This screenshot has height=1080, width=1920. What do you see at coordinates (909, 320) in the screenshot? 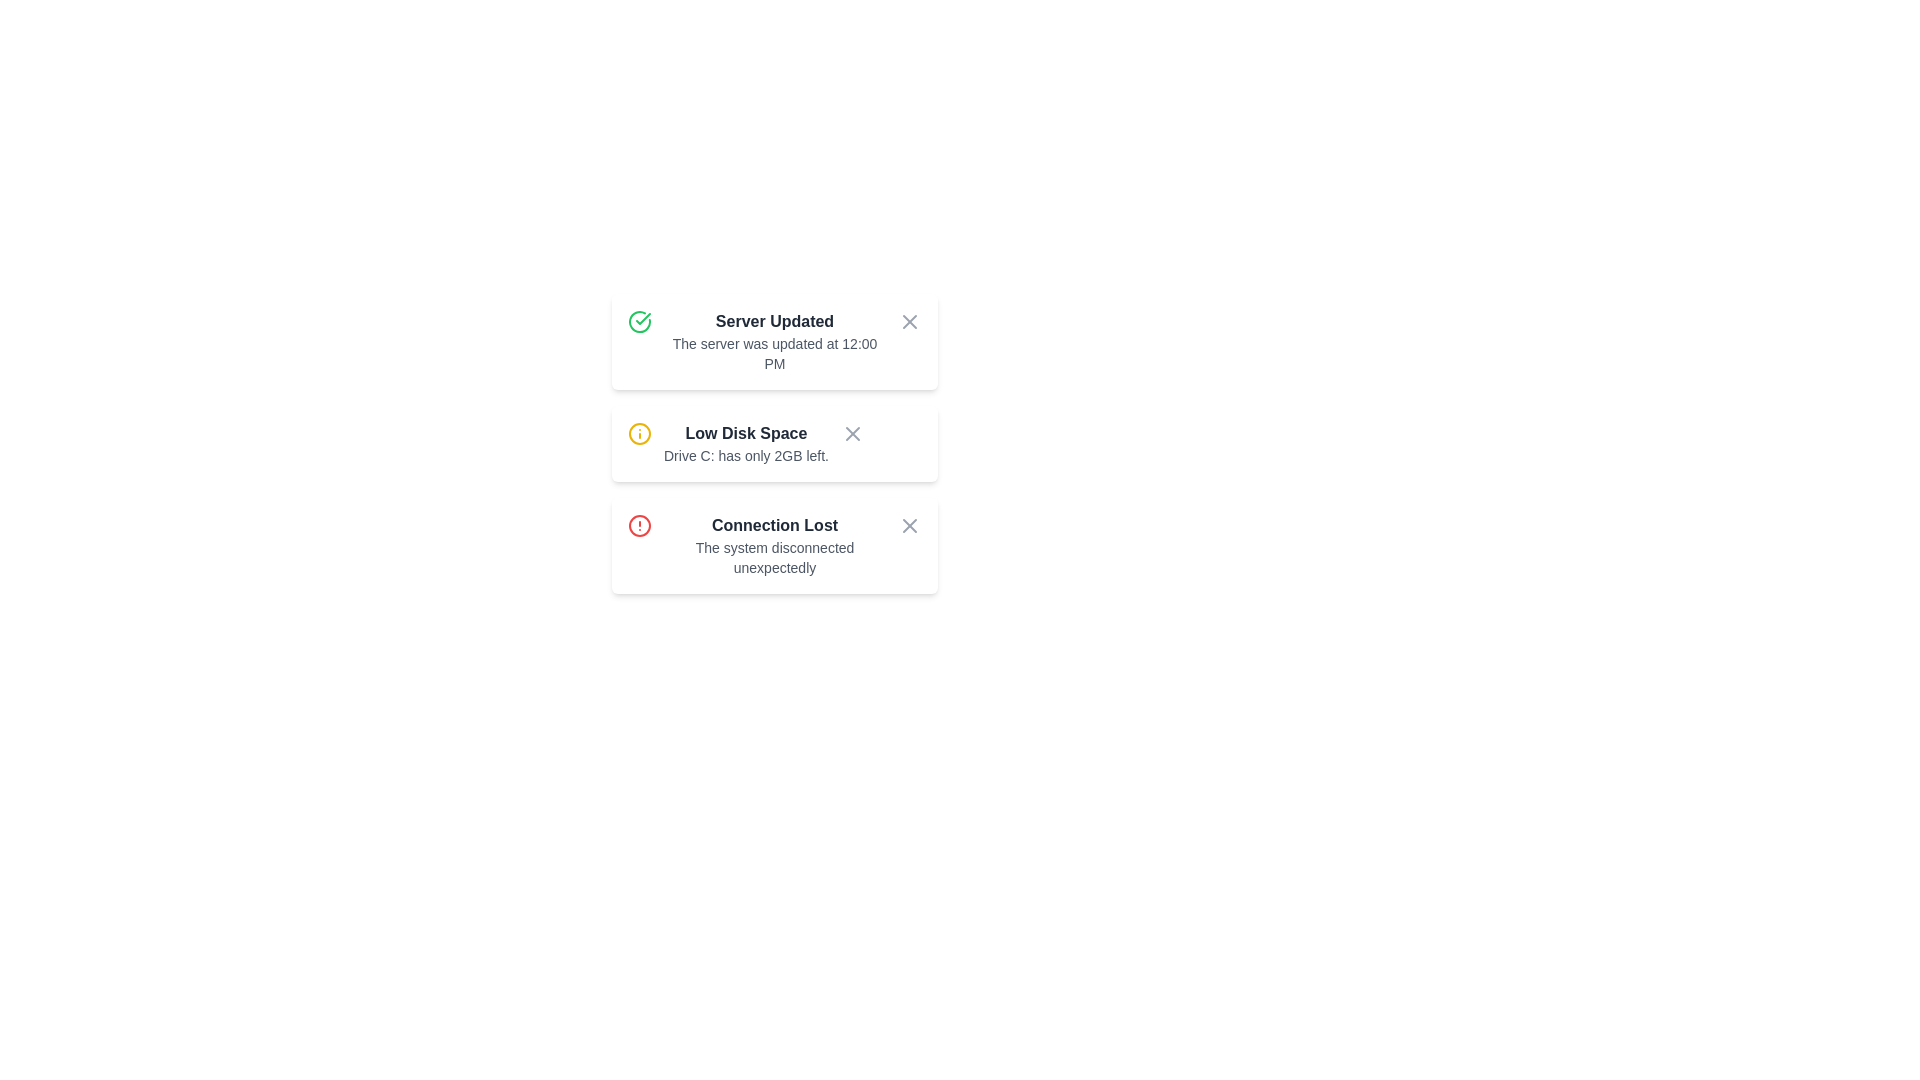
I see `the 'X' icon in the top right corner of the 'Server Updated' notification card` at bounding box center [909, 320].